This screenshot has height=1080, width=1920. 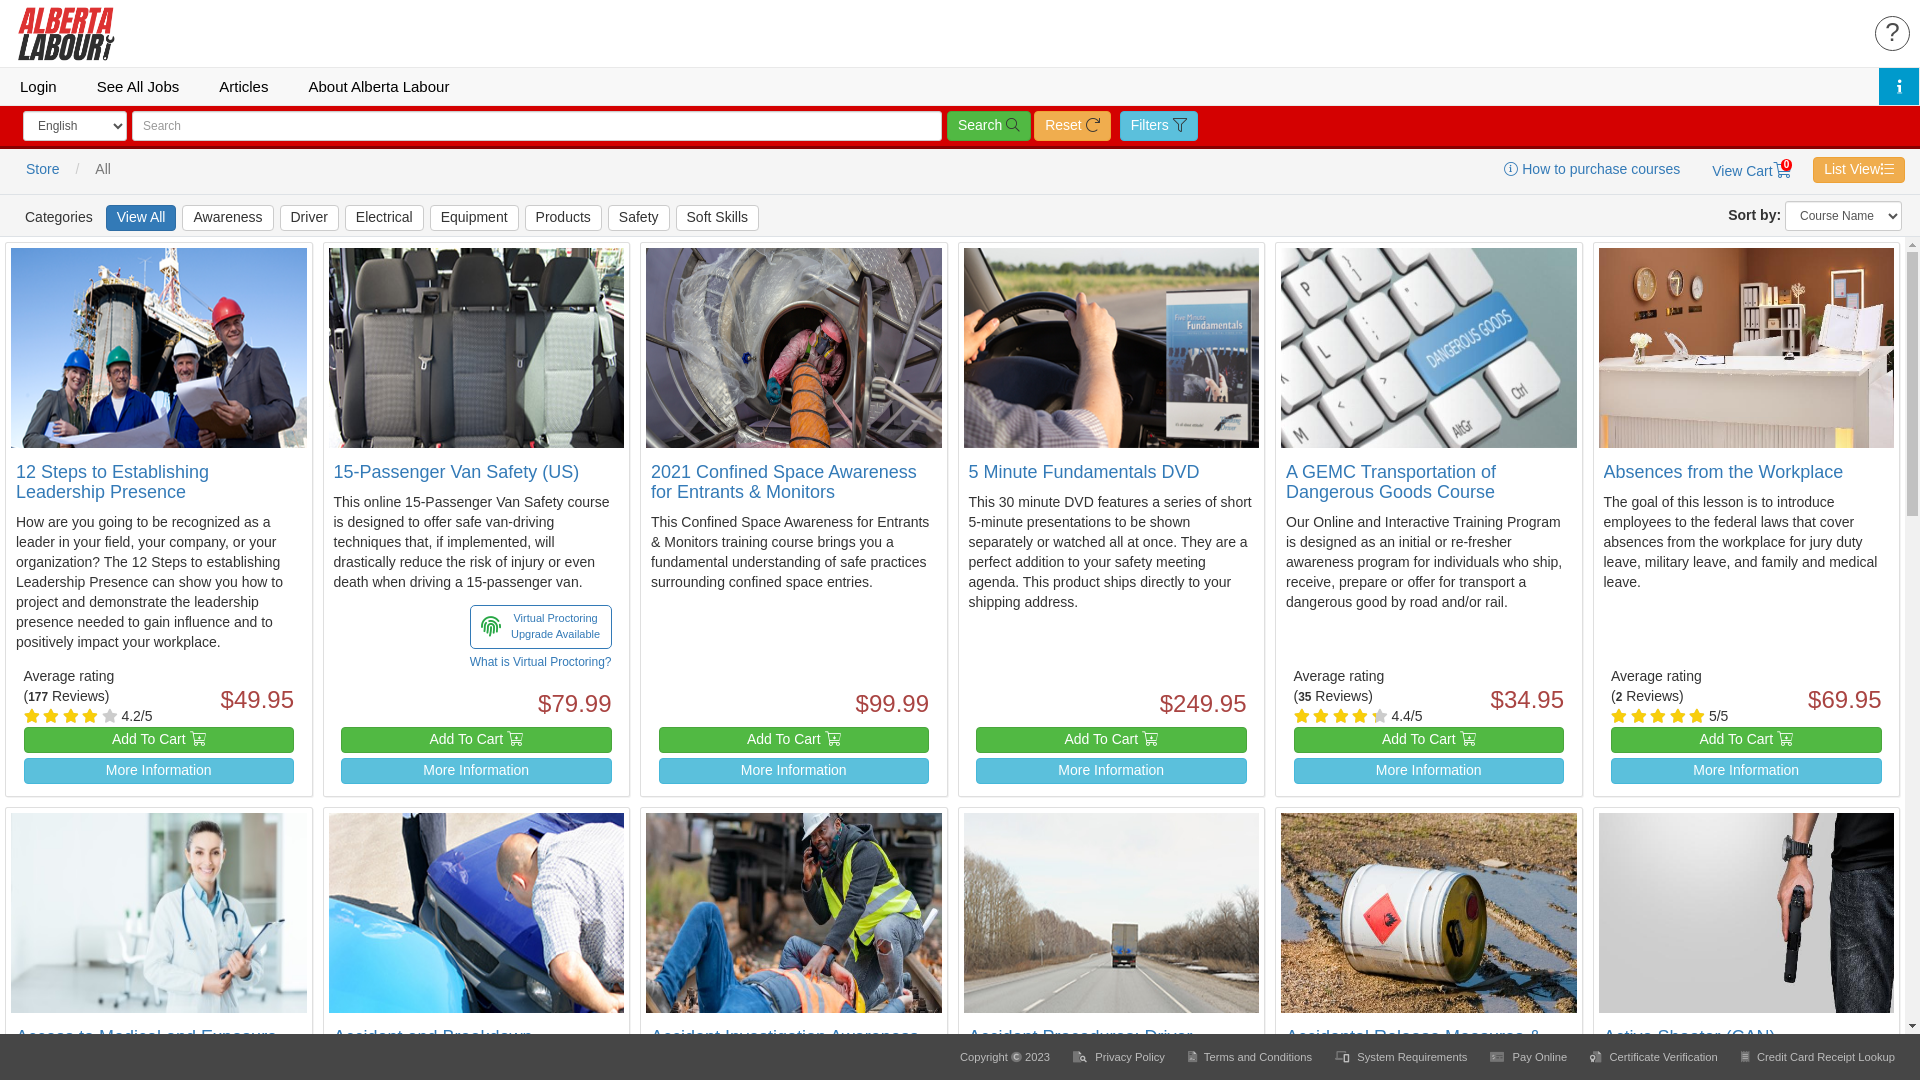 I want to click on 'Pay Online', so click(x=1529, y=1055).